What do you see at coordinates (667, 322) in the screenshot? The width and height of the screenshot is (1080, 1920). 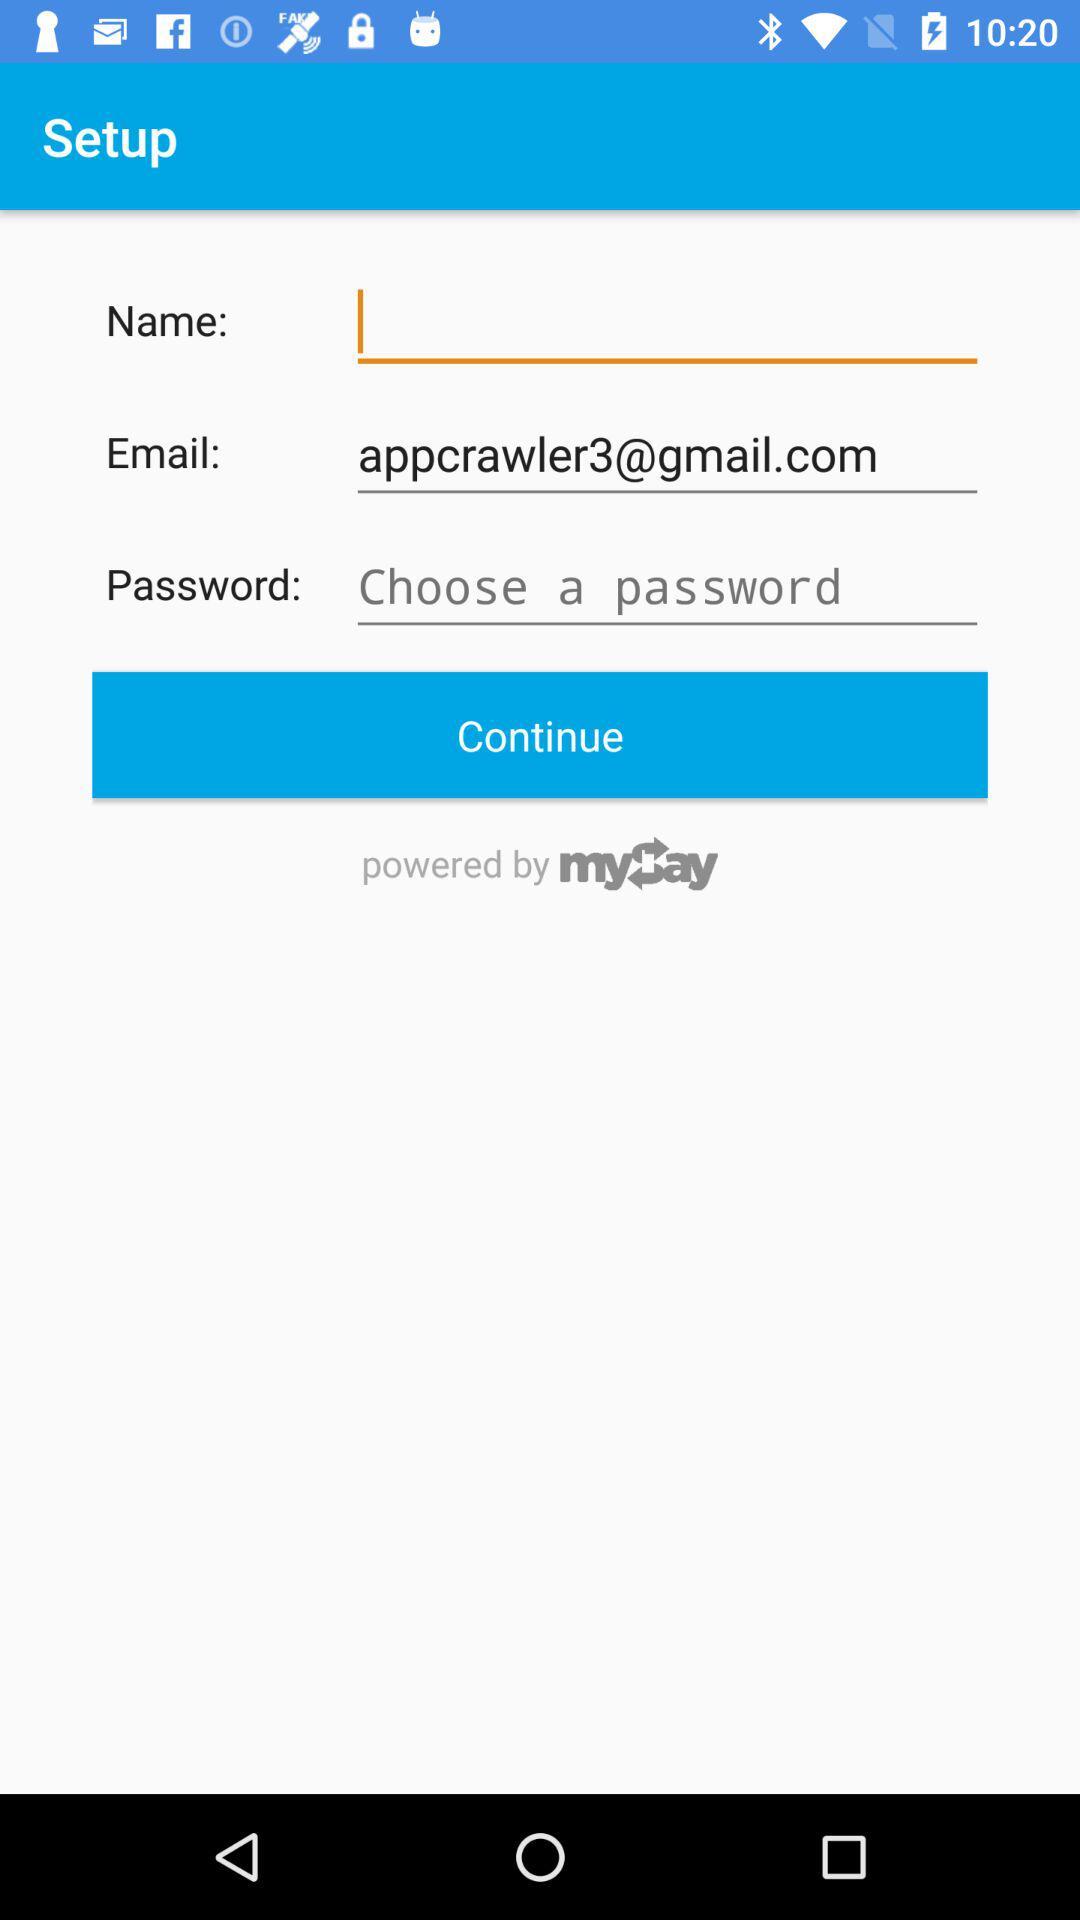 I see `name option` at bounding box center [667, 322].